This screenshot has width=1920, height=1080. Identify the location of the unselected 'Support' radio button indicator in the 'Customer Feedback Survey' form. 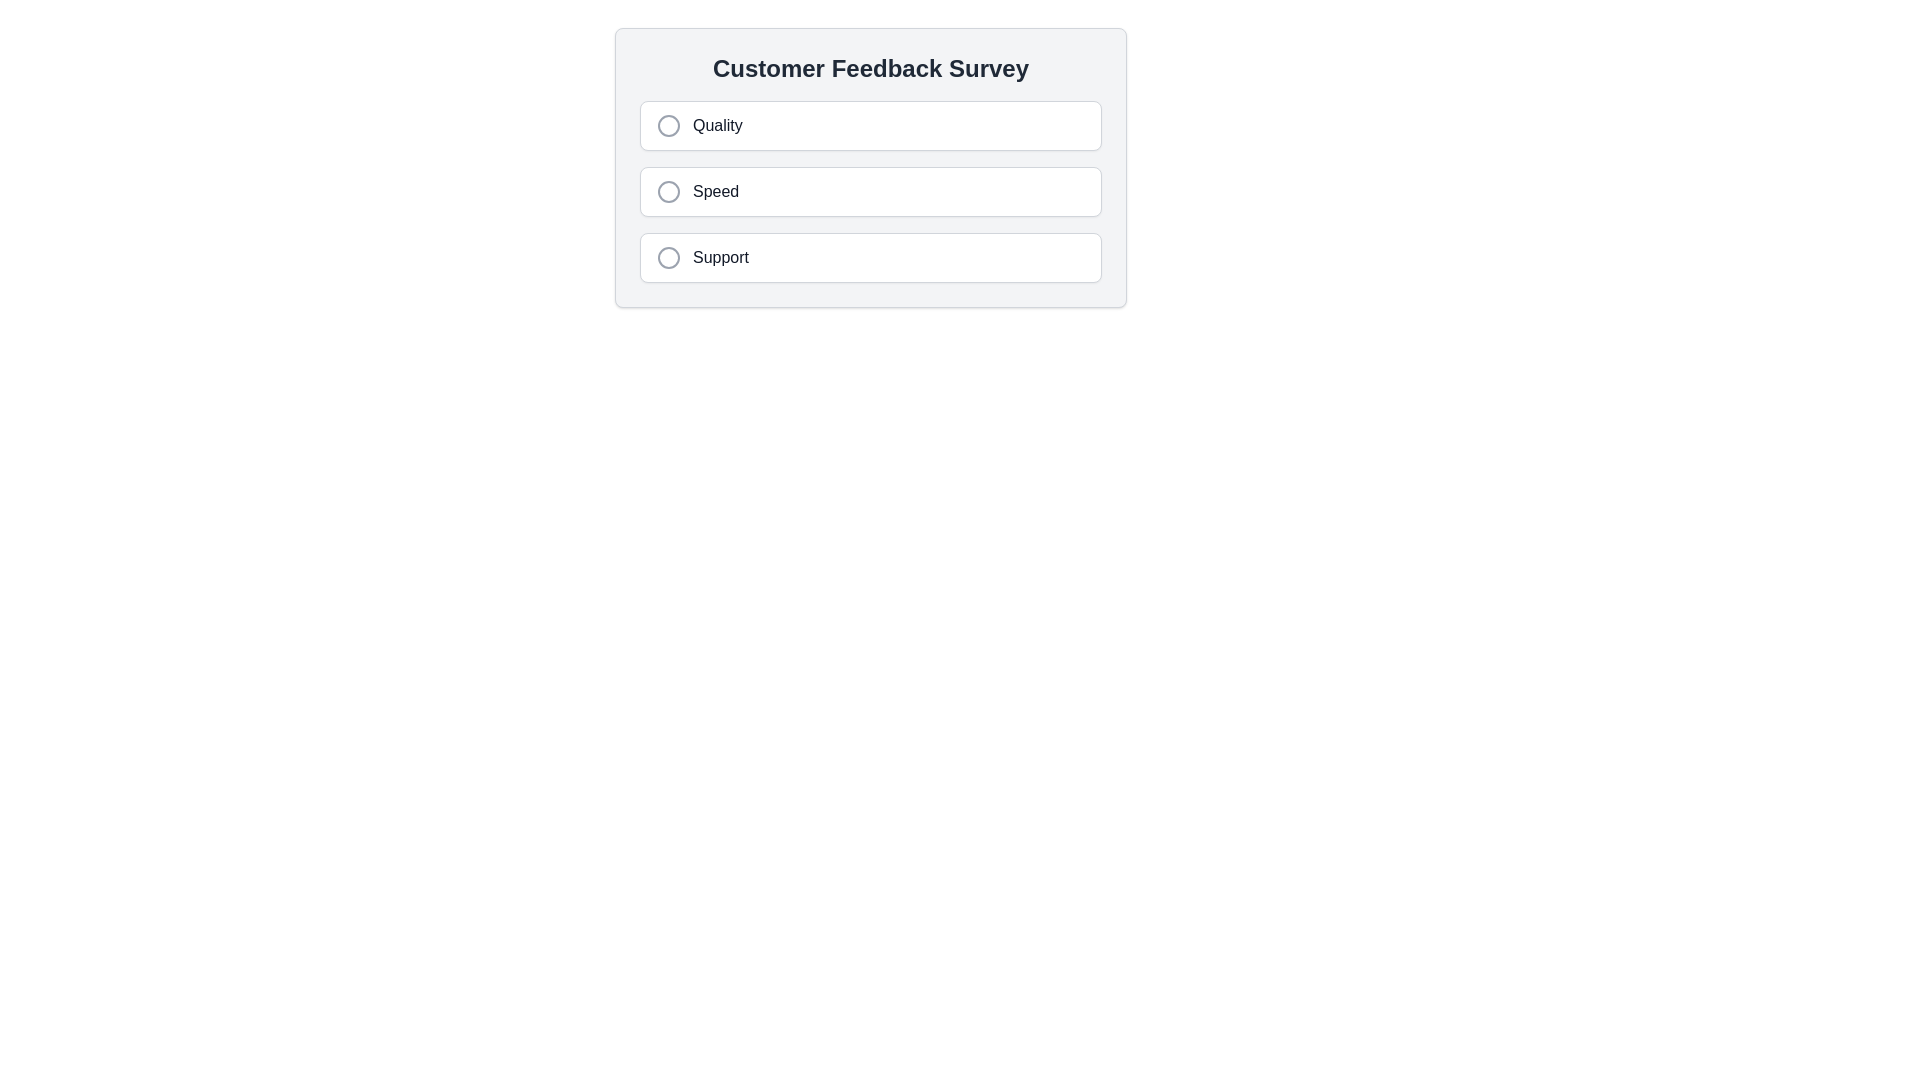
(668, 257).